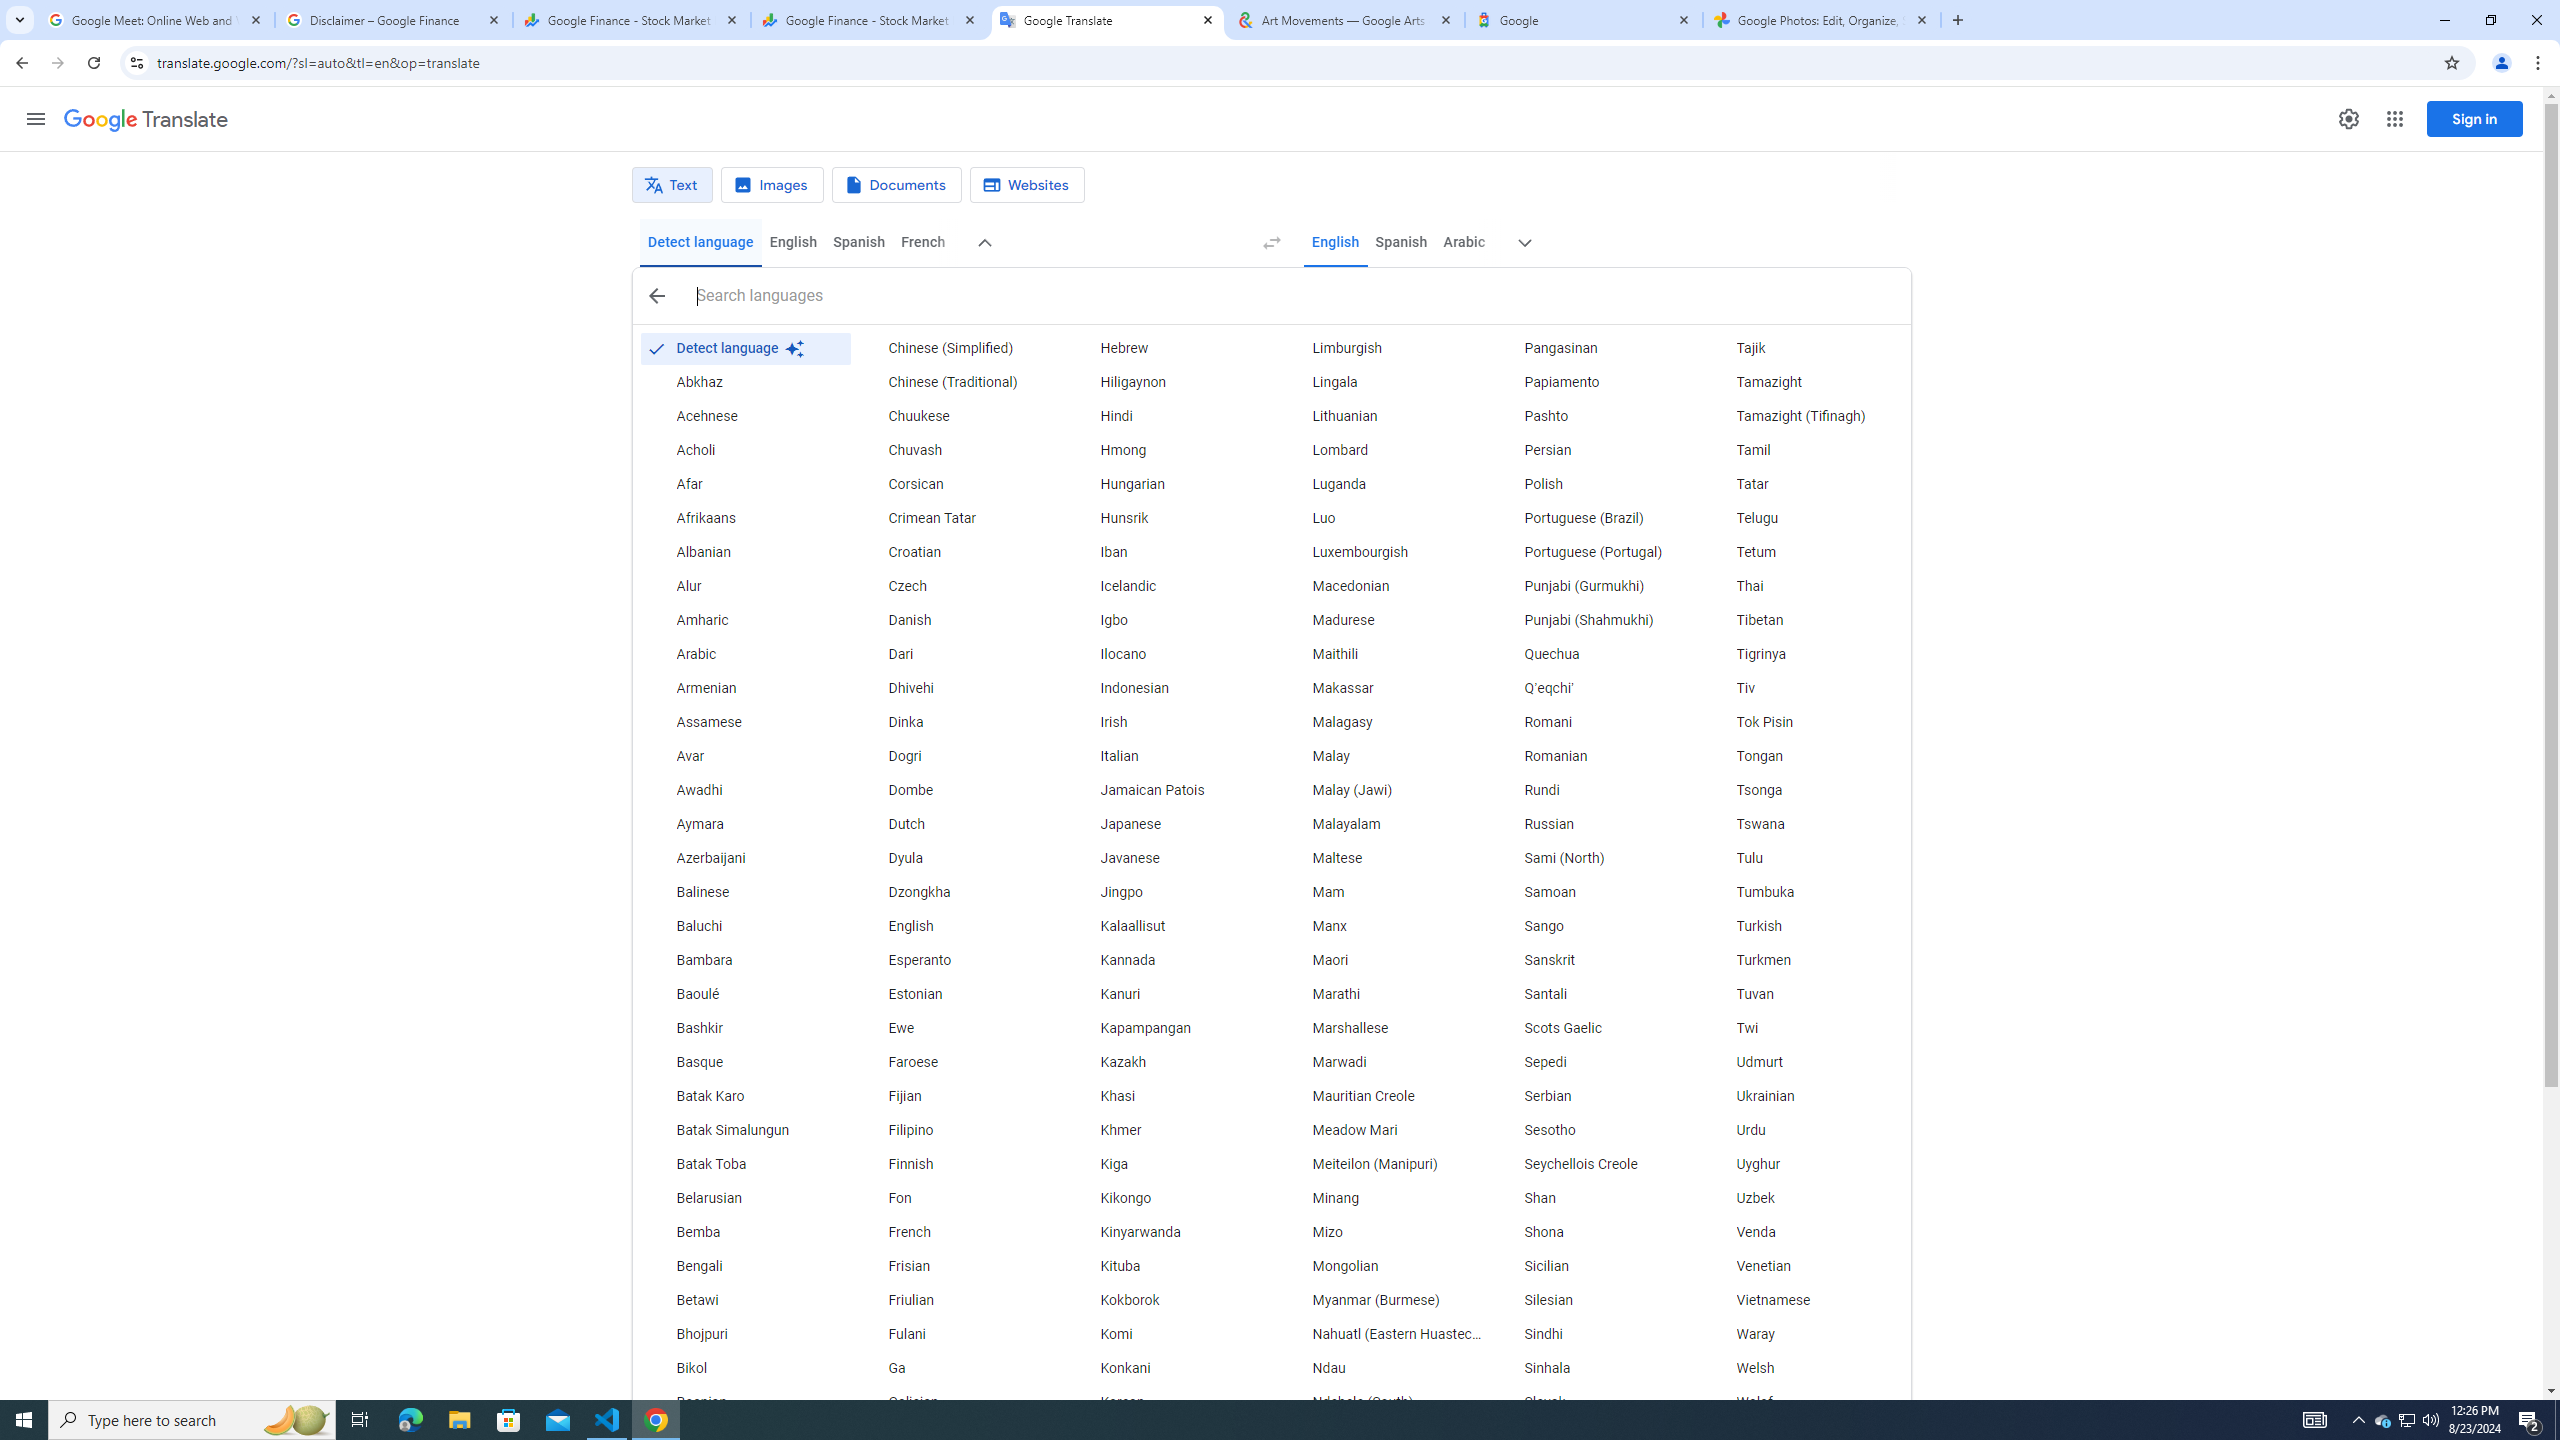  Describe the element at coordinates (1803, 1198) in the screenshot. I see `'Uzbek'` at that location.